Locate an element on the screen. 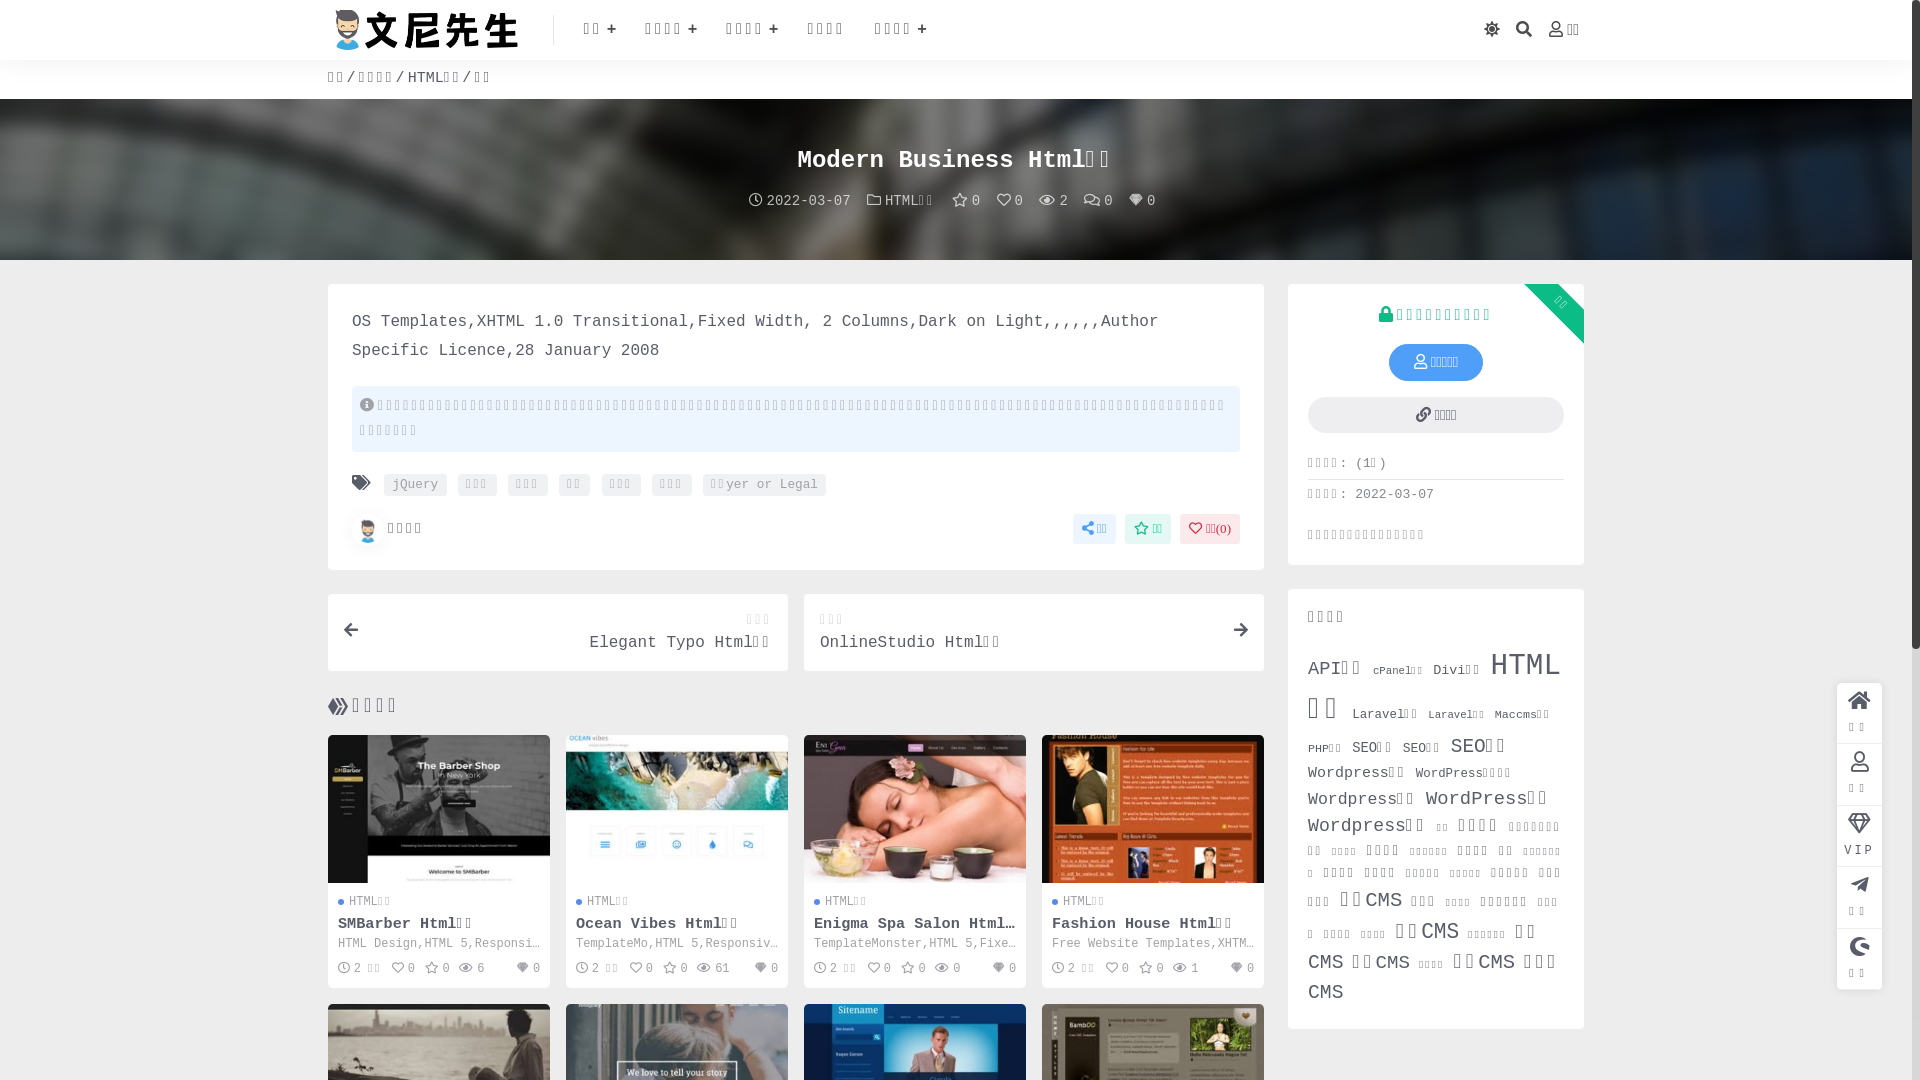 The height and width of the screenshot is (1080, 1920). 'jQuery' is located at coordinates (384, 485).